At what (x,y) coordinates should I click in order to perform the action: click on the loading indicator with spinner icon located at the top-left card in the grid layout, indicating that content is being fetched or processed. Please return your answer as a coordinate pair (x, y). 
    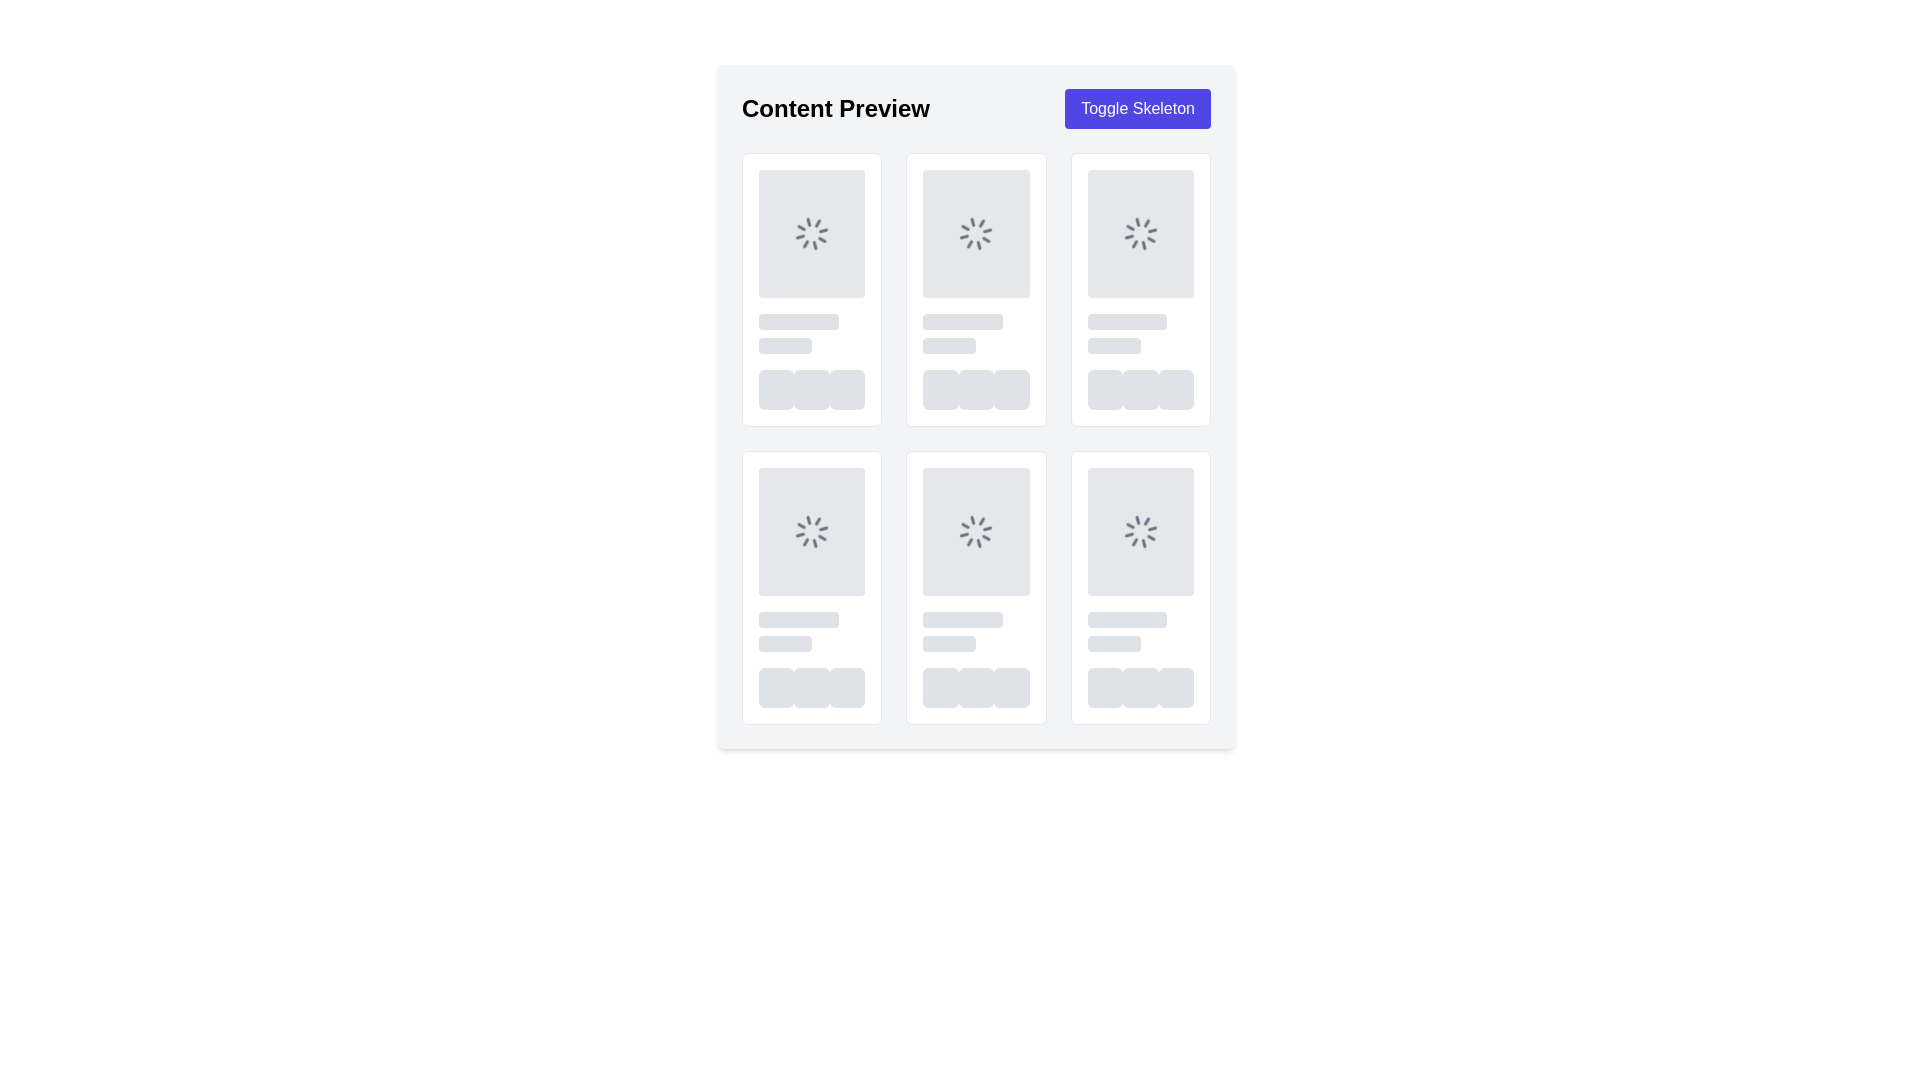
    Looking at the image, I should click on (812, 233).